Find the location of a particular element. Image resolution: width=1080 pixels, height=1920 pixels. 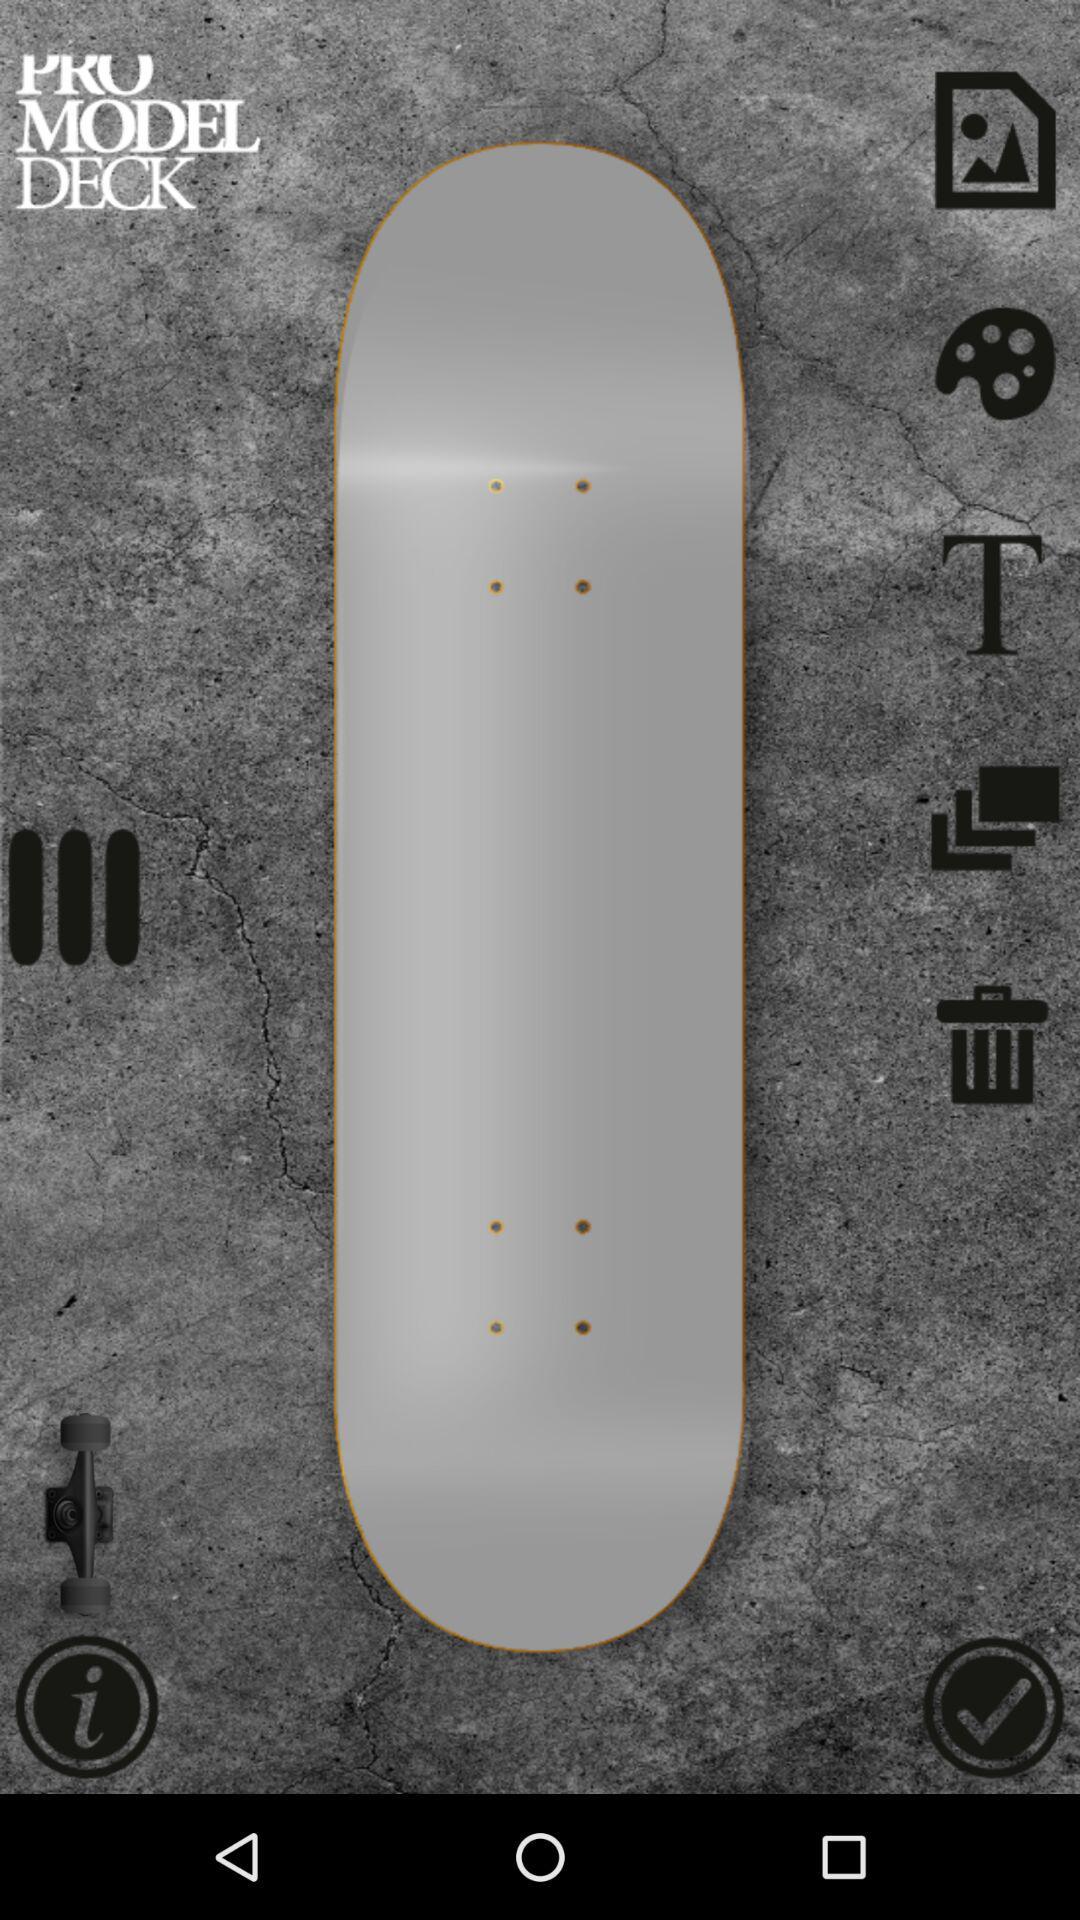

the volume icon is located at coordinates (78, 1620).